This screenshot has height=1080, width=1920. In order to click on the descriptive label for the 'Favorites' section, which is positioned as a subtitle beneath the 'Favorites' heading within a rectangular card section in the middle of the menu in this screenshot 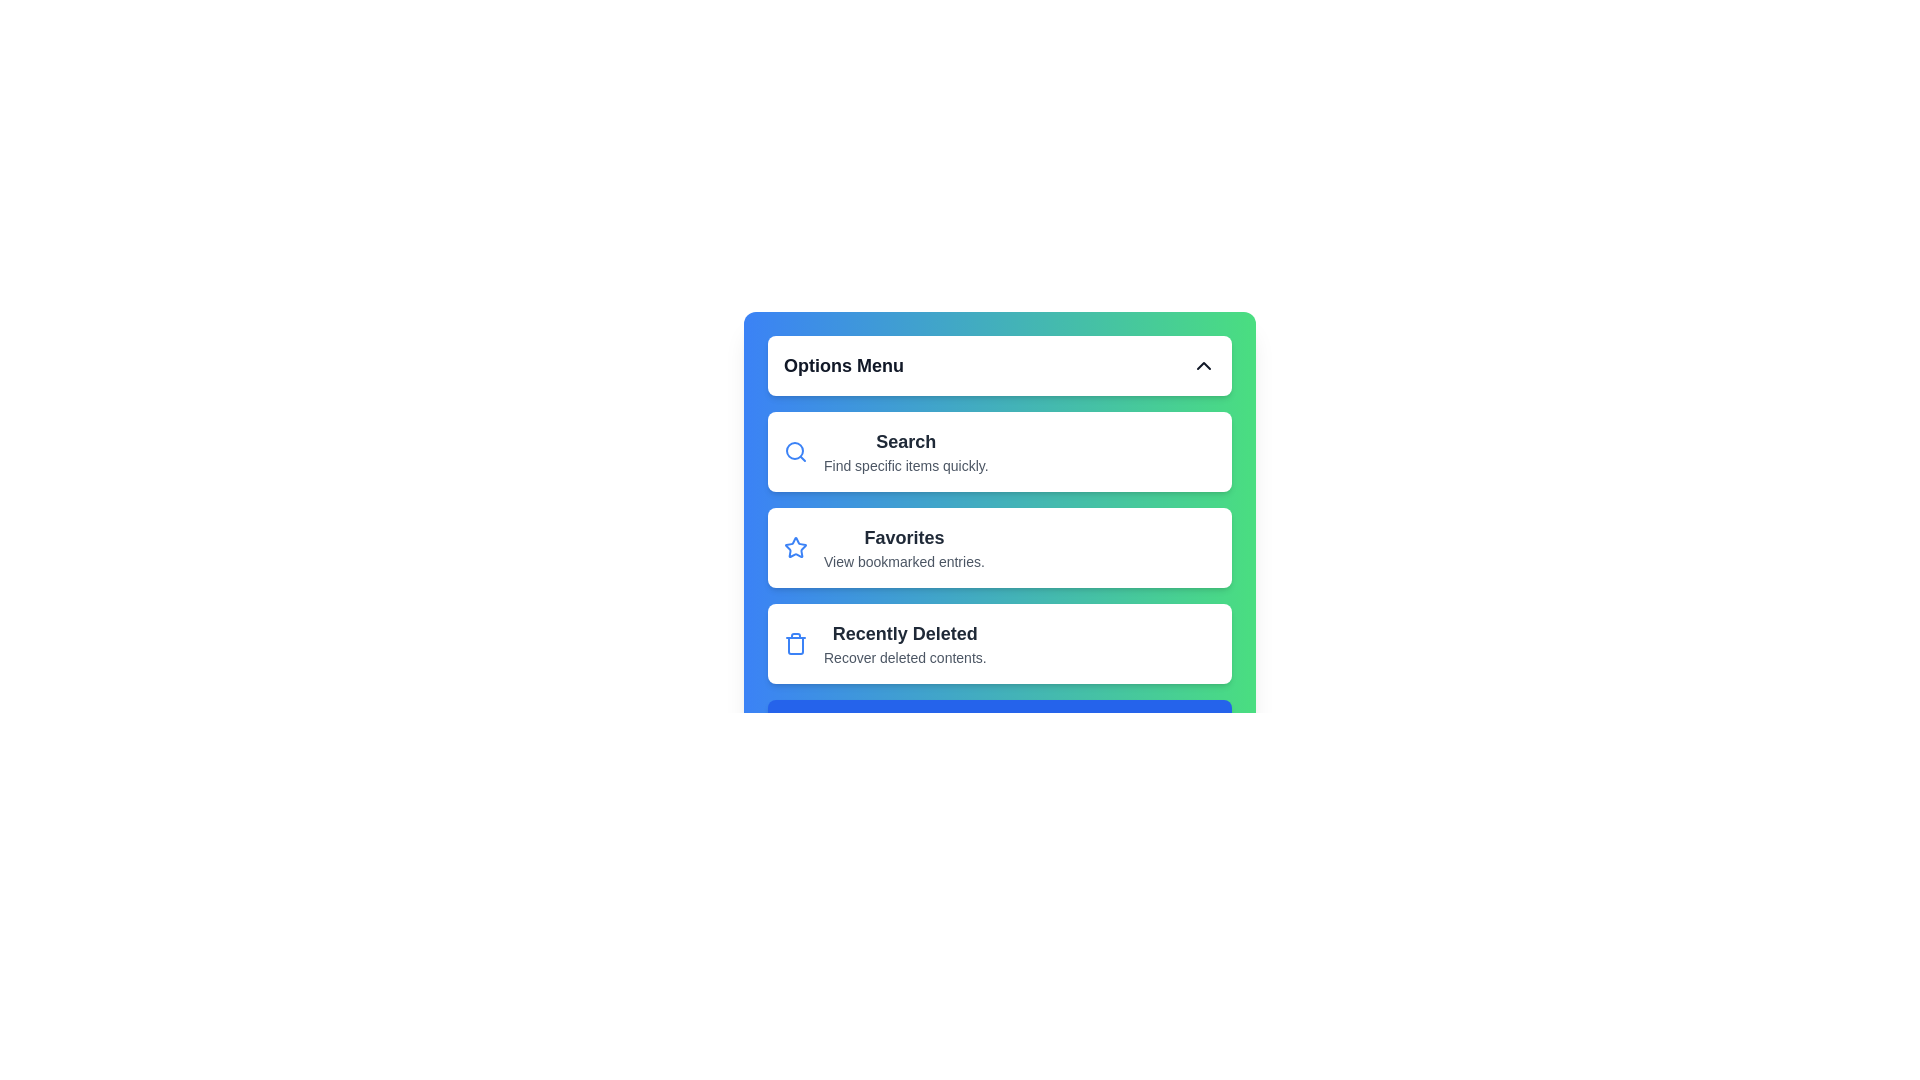, I will do `click(903, 562)`.